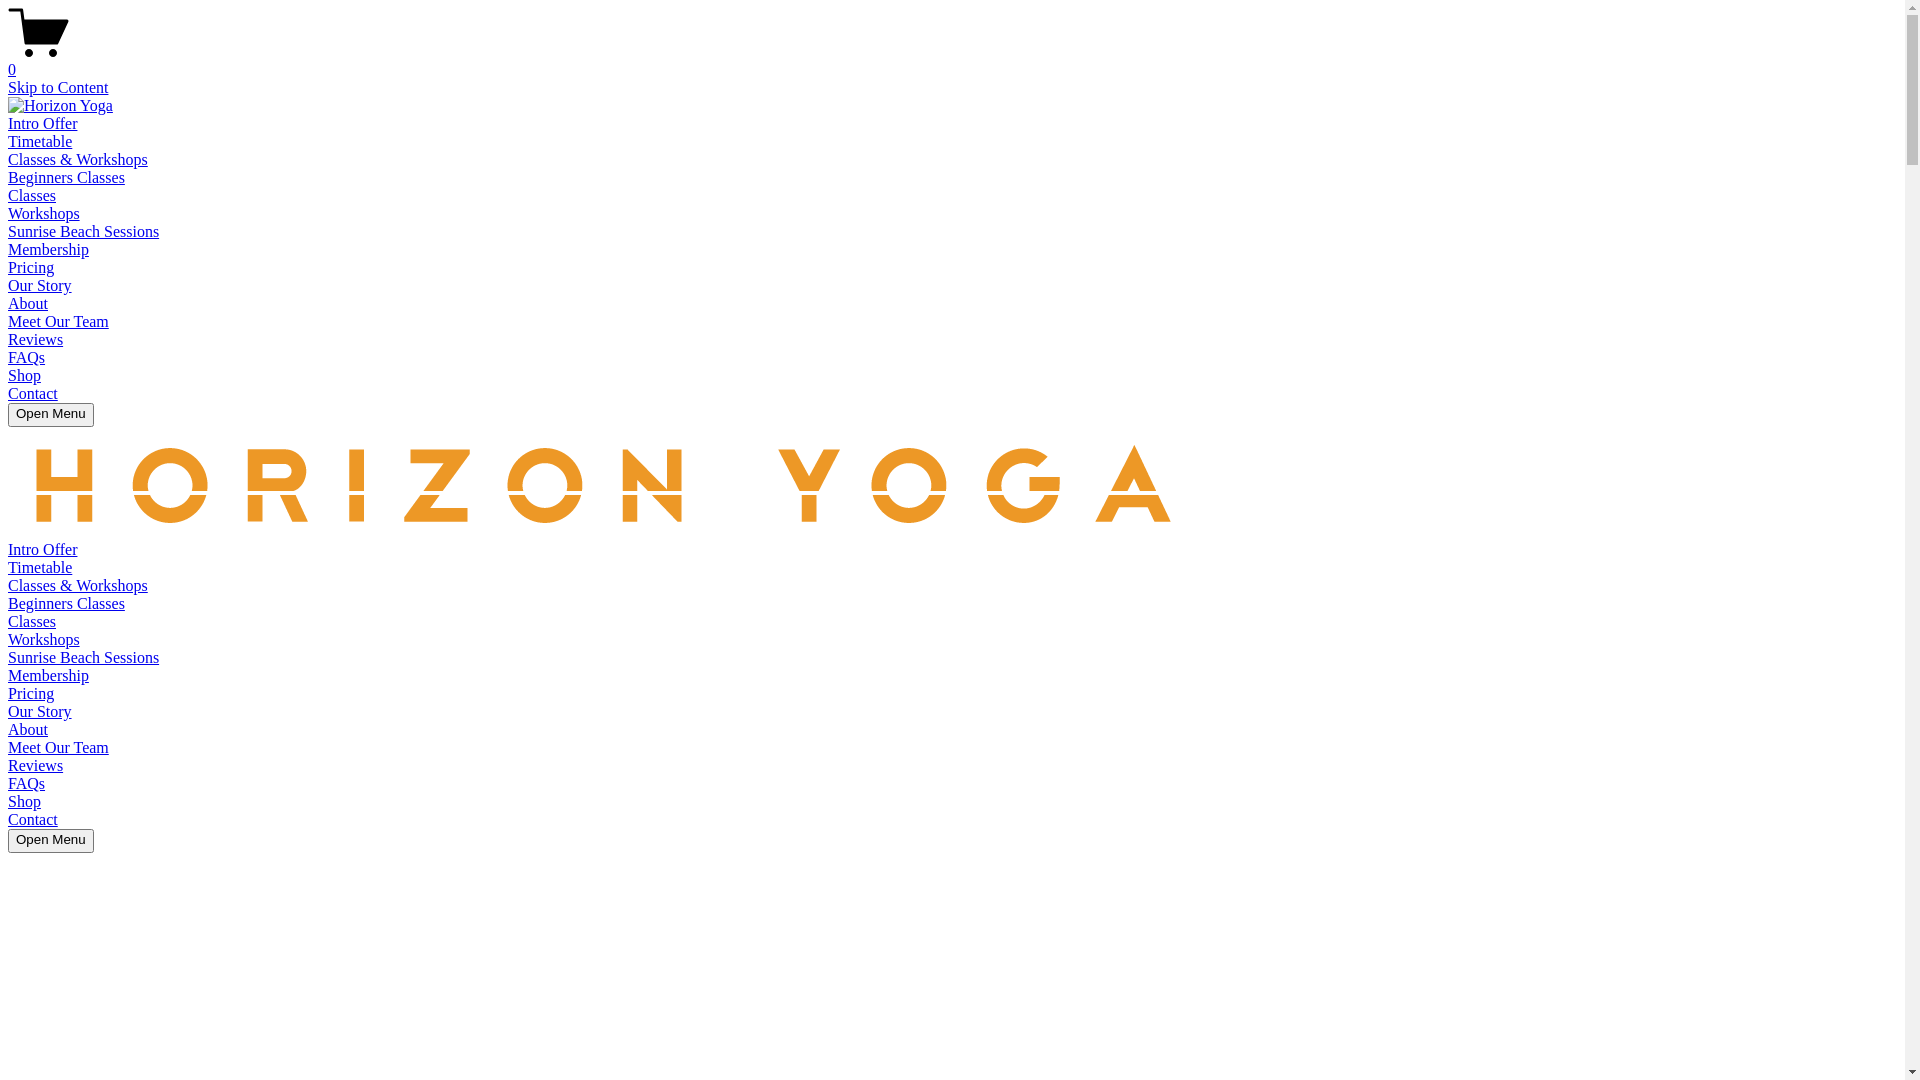 The width and height of the screenshot is (1920, 1080). Describe the element at coordinates (39, 285) in the screenshot. I see `'Our Story'` at that location.